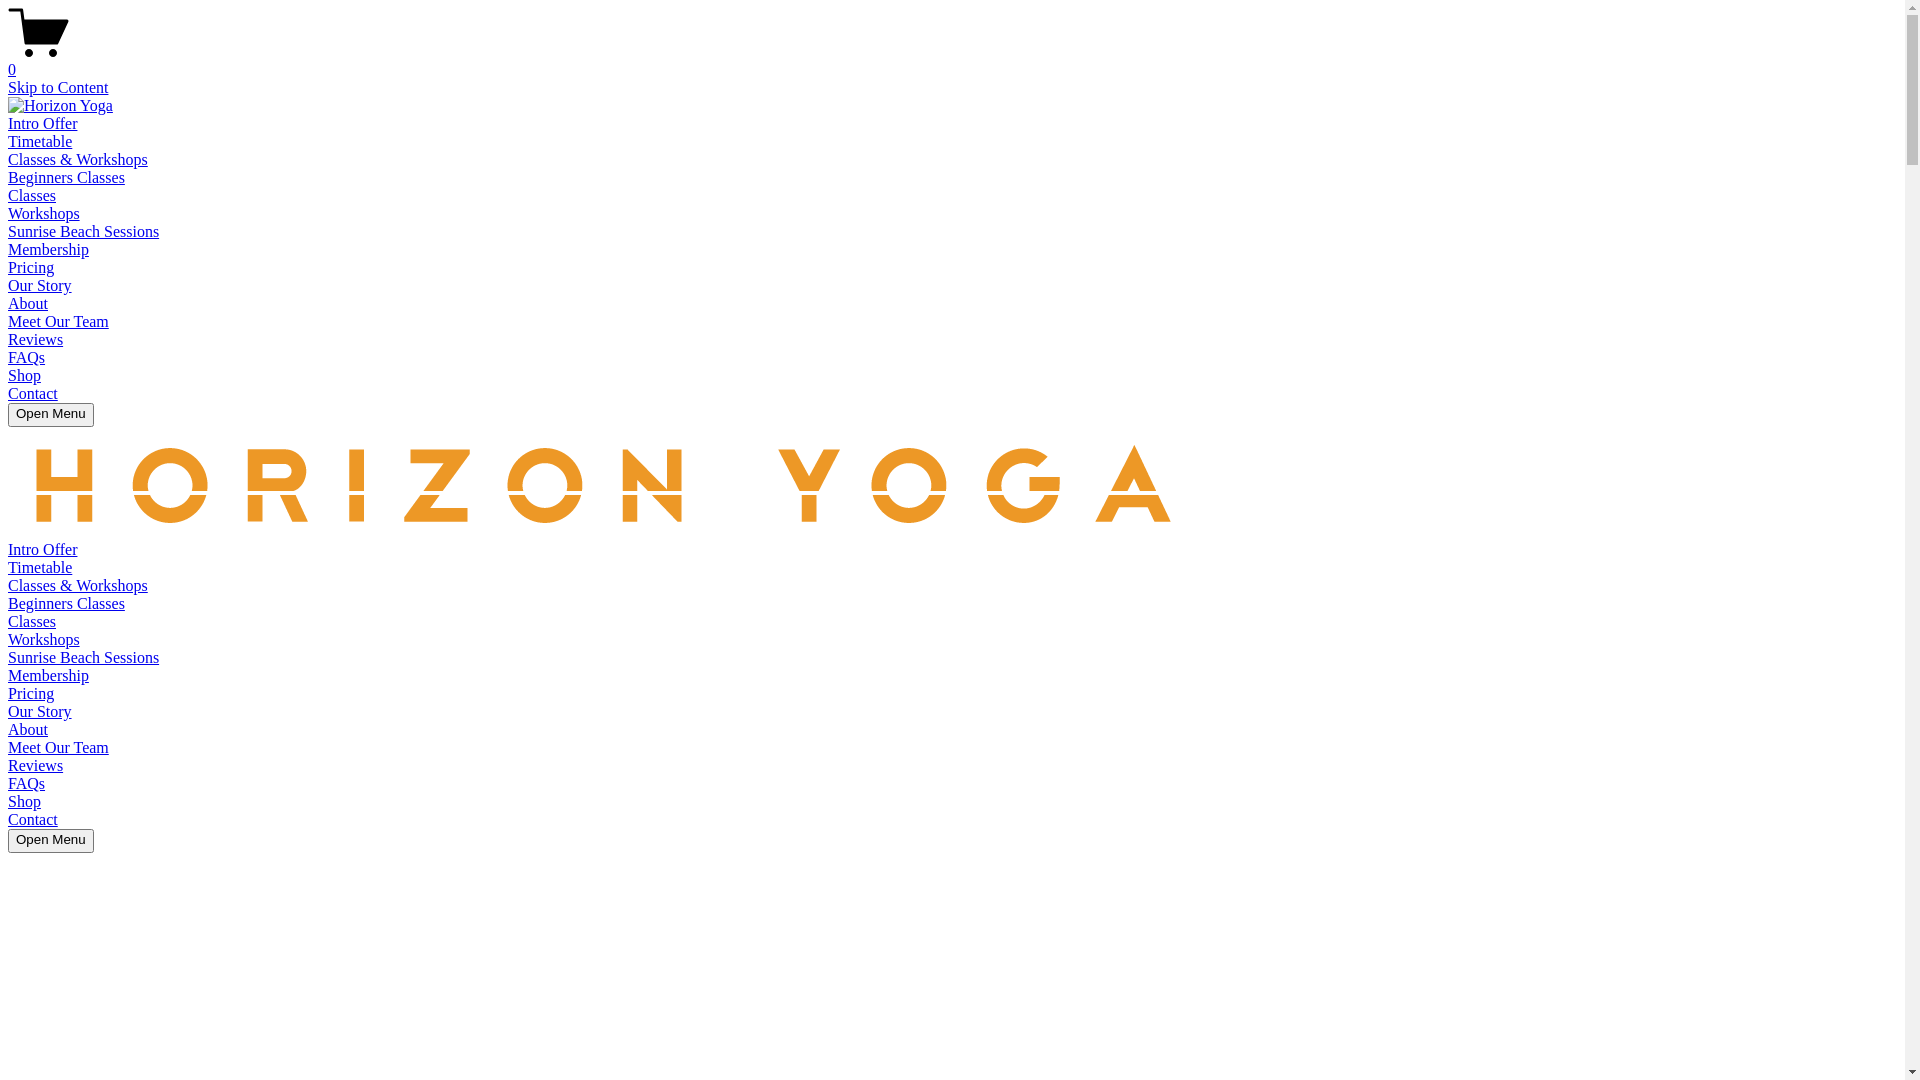 The width and height of the screenshot is (1920, 1080). Describe the element at coordinates (39, 285) in the screenshot. I see `'Our Story'` at that location.